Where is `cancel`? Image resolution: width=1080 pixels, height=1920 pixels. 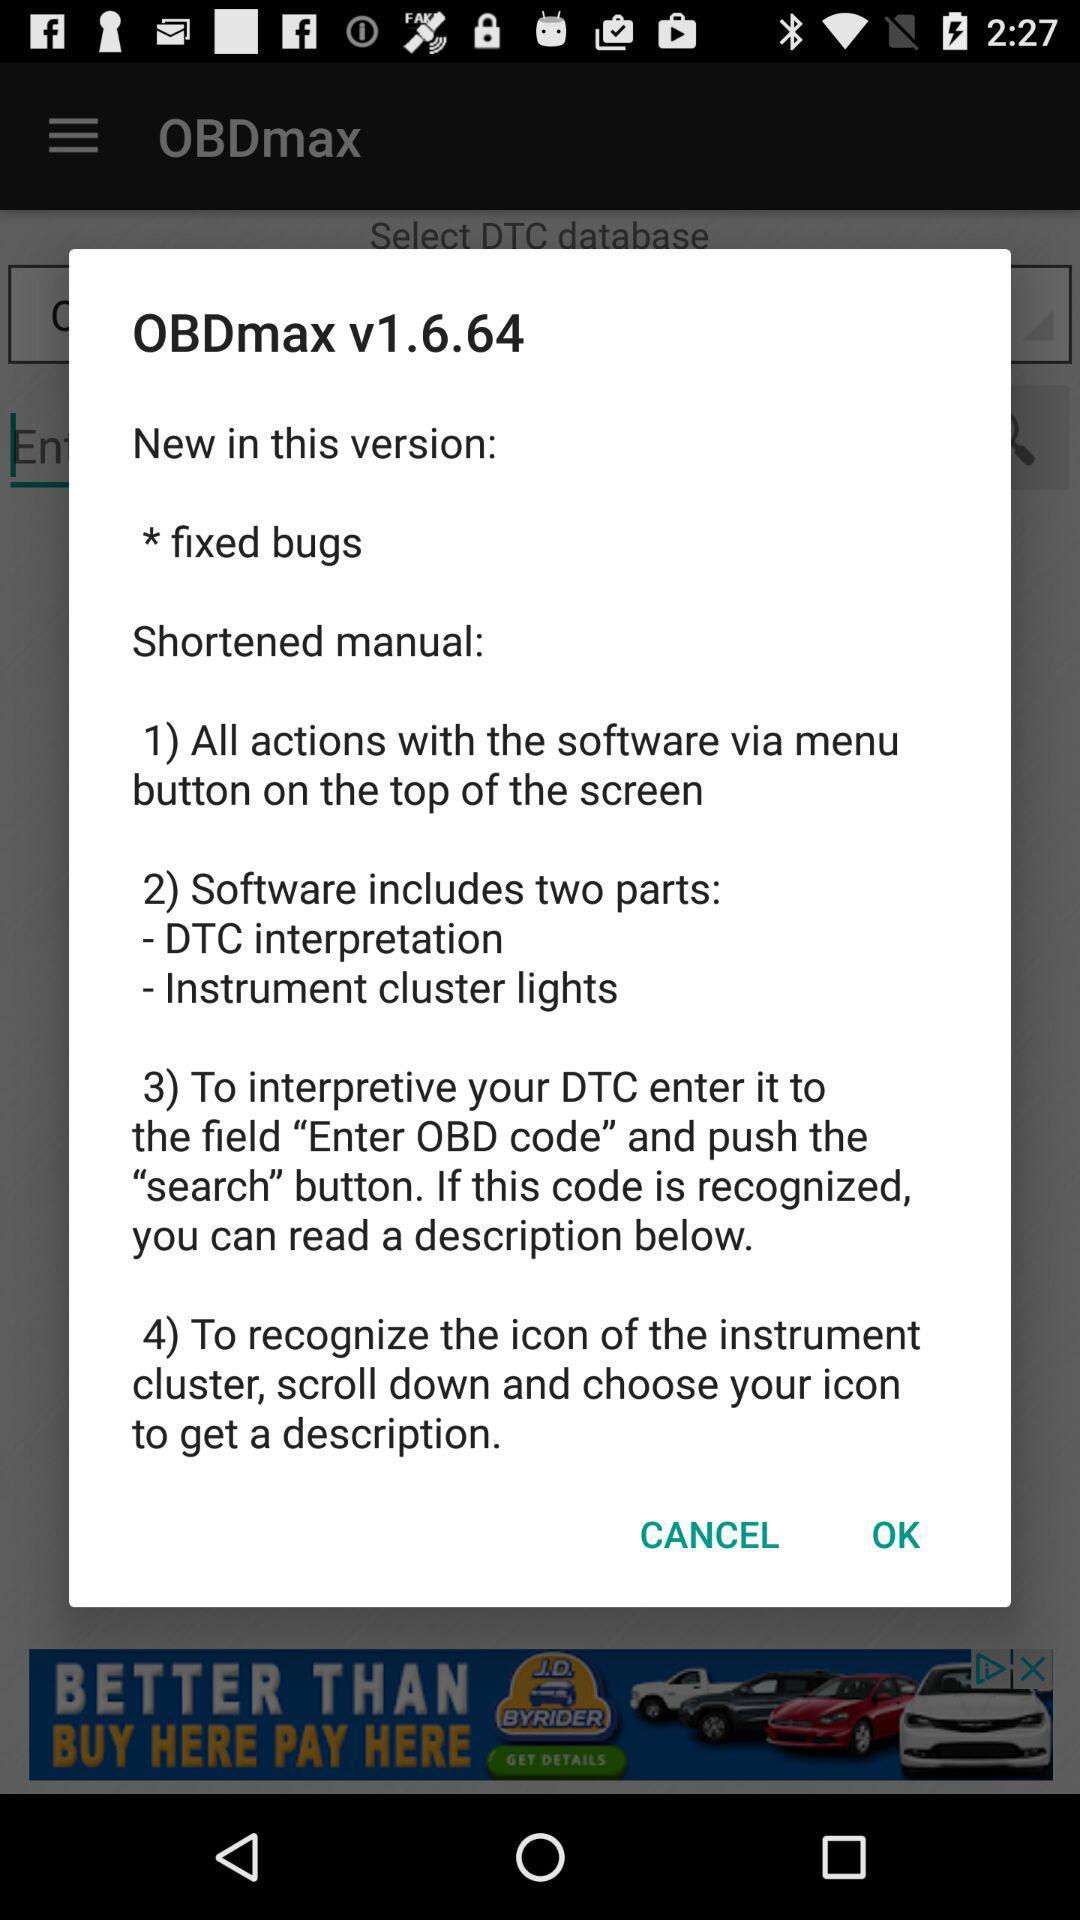
cancel is located at coordinates (708, 1532).